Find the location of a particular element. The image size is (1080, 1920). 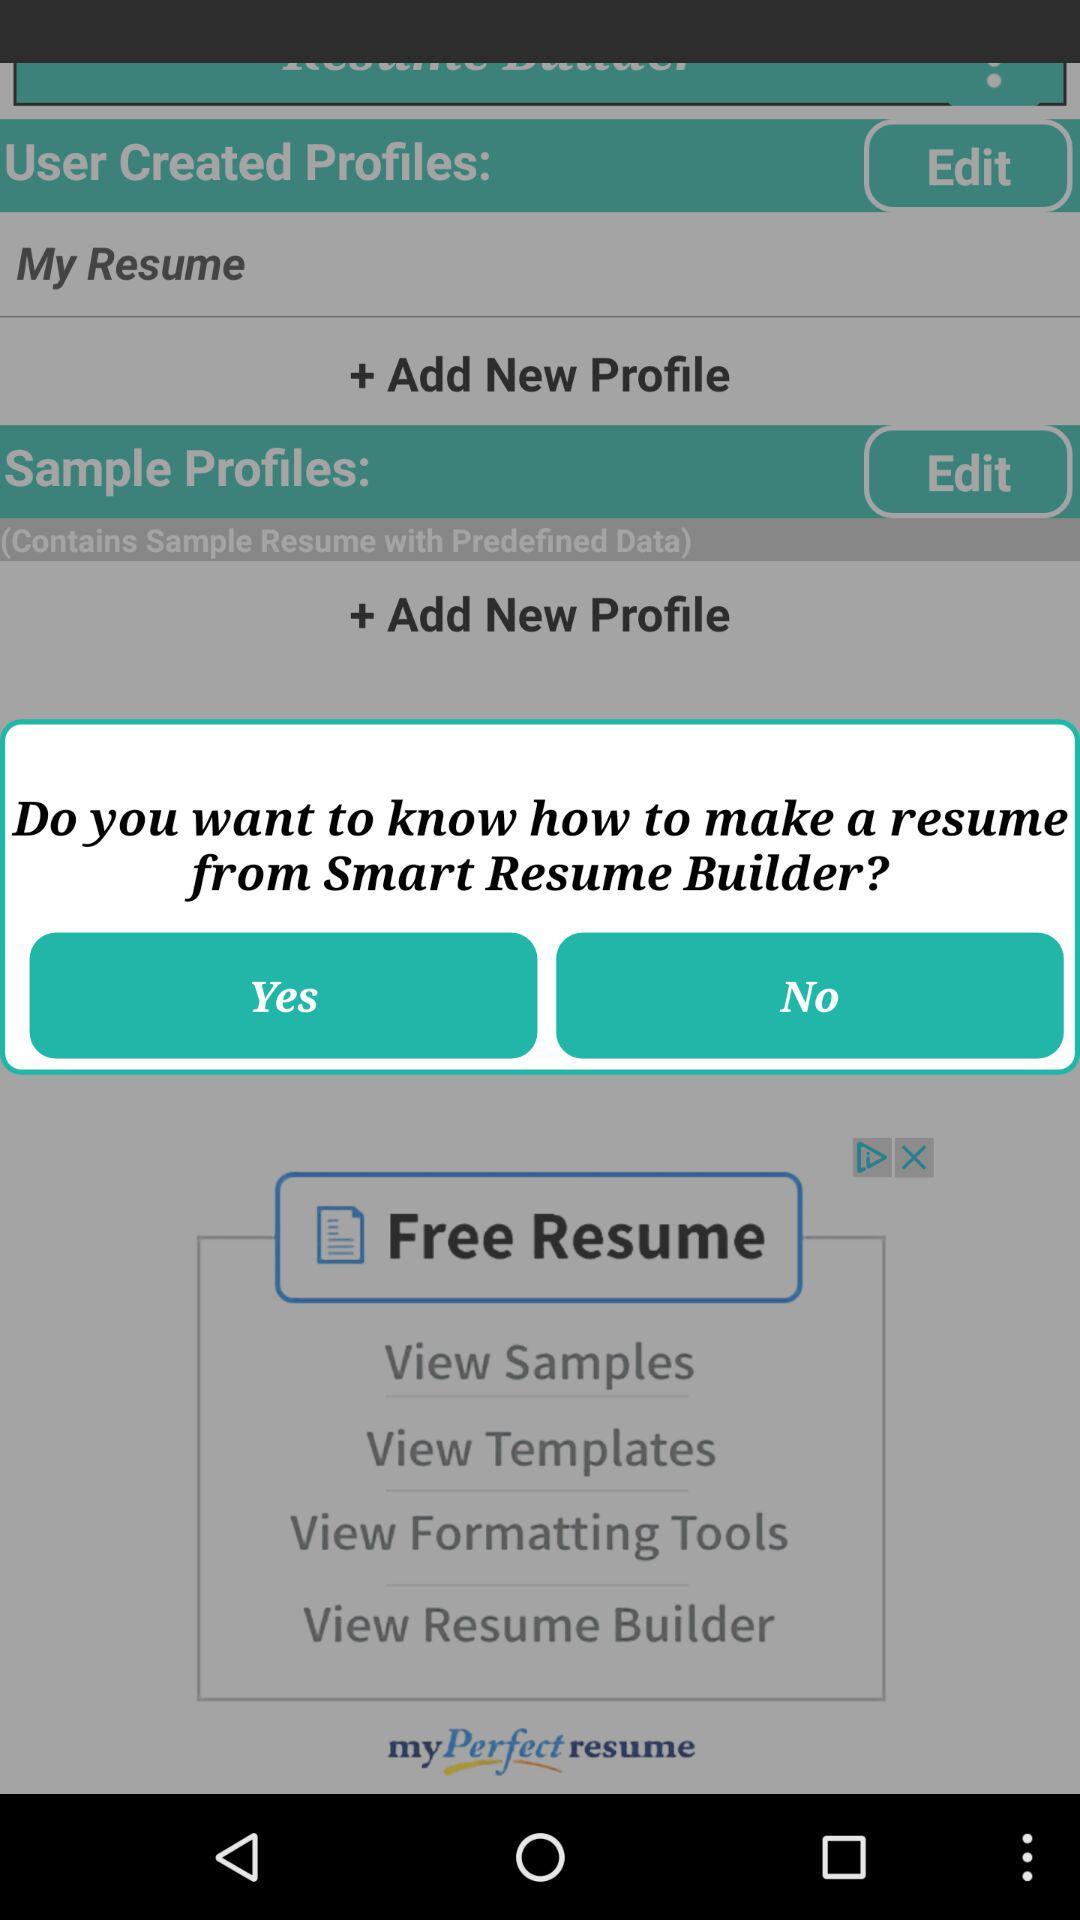

button on the right is located at coordinates (810, 995).